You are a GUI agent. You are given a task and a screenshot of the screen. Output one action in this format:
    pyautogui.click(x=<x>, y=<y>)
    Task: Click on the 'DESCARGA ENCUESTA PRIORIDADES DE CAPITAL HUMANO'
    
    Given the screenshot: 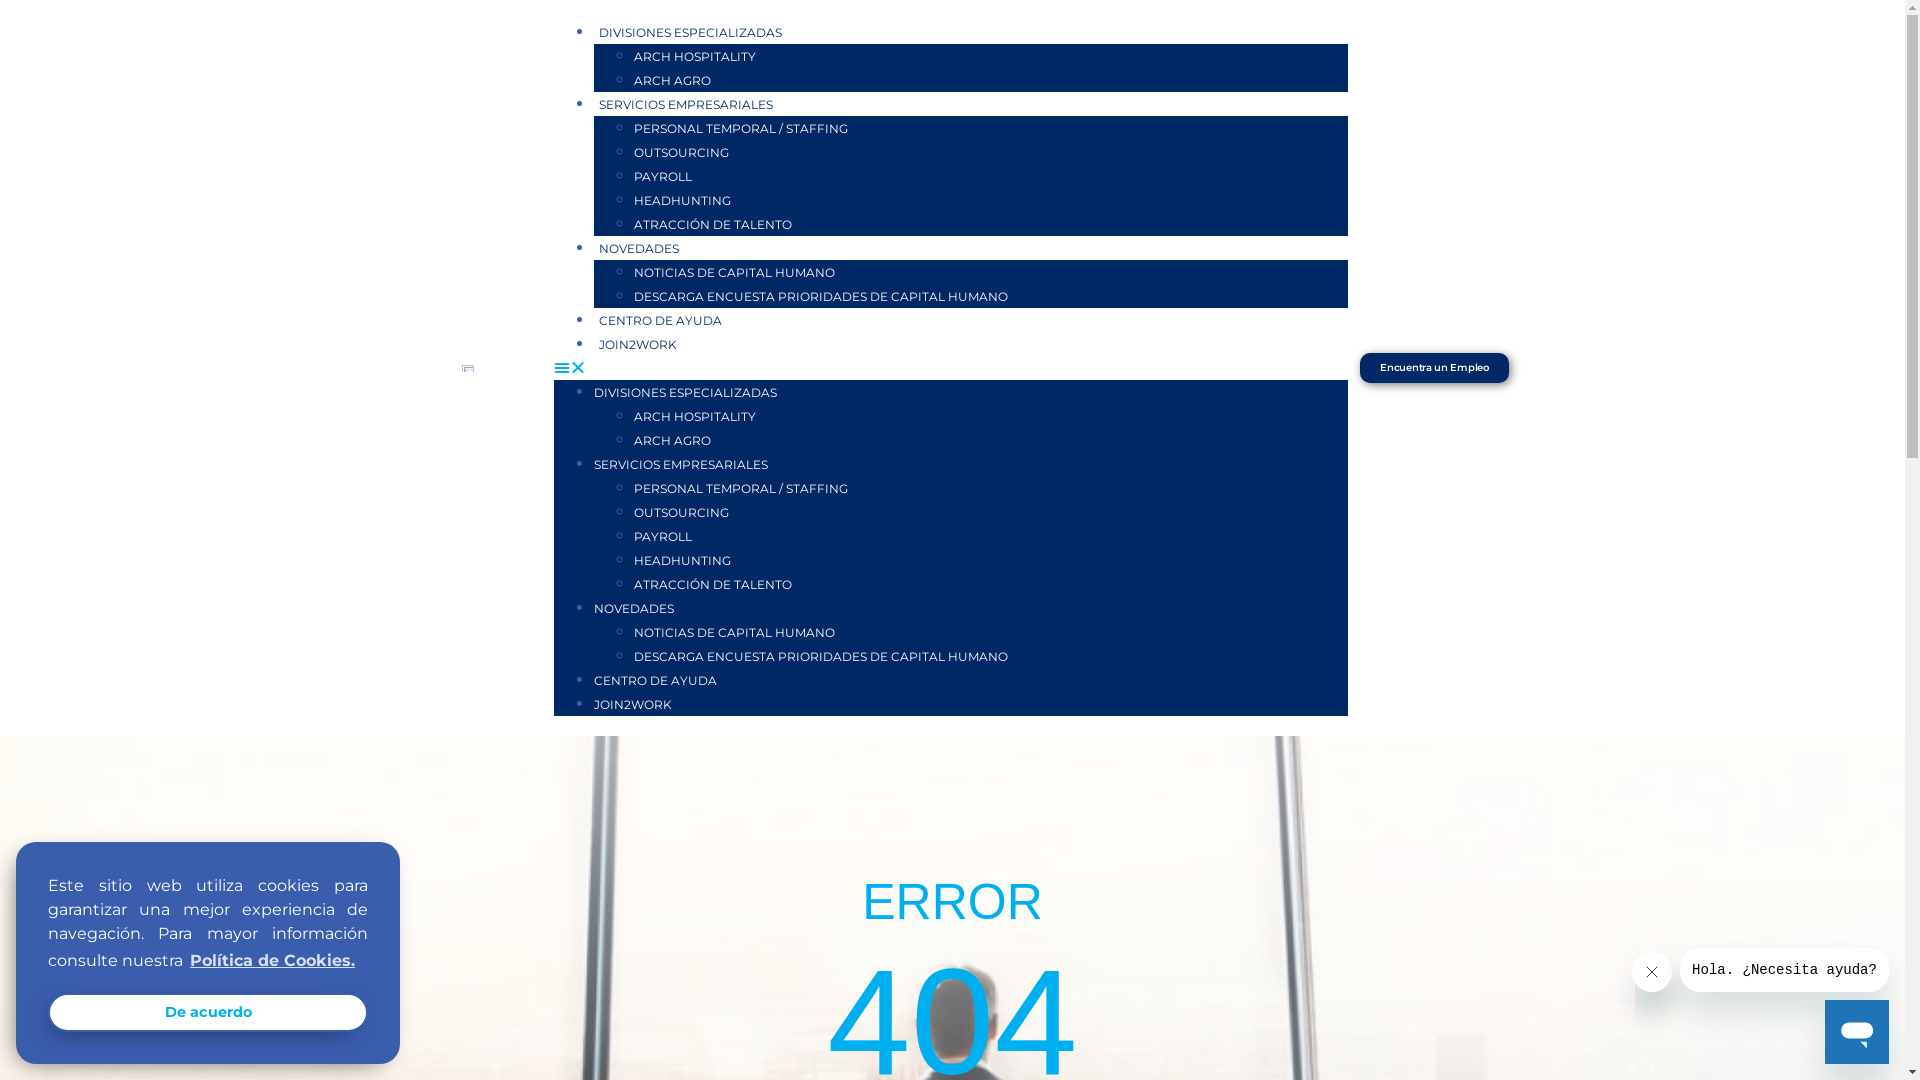 What is the action you would take?
    pyautogui.click(x=820, y=656)
    